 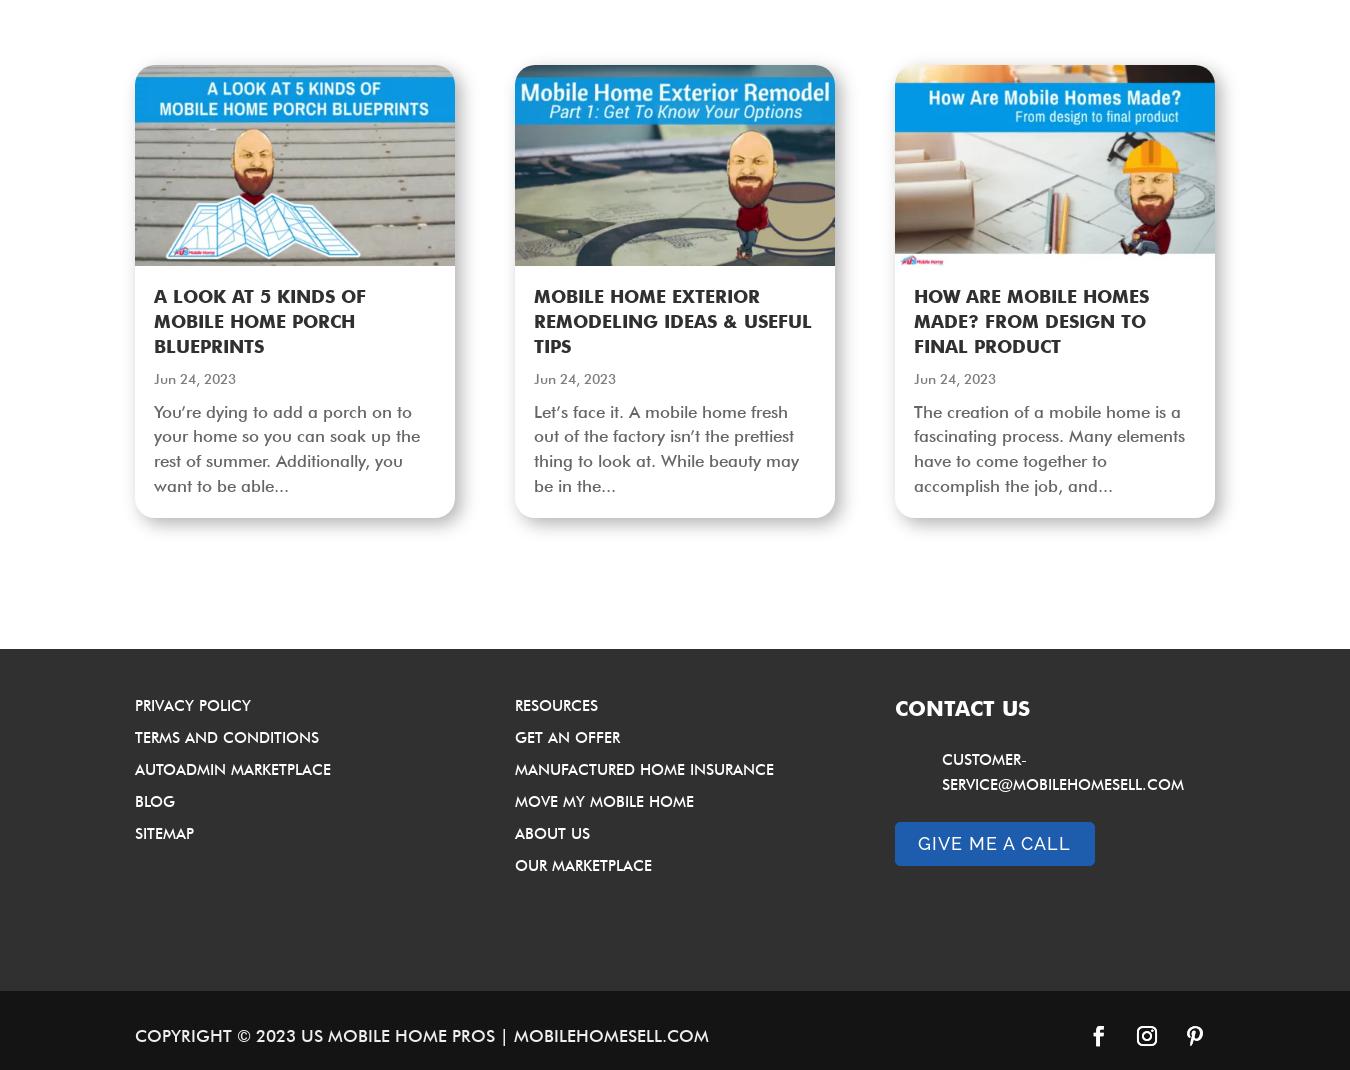 I want to click on 'Give me a Call', so click(x=993, y=842).